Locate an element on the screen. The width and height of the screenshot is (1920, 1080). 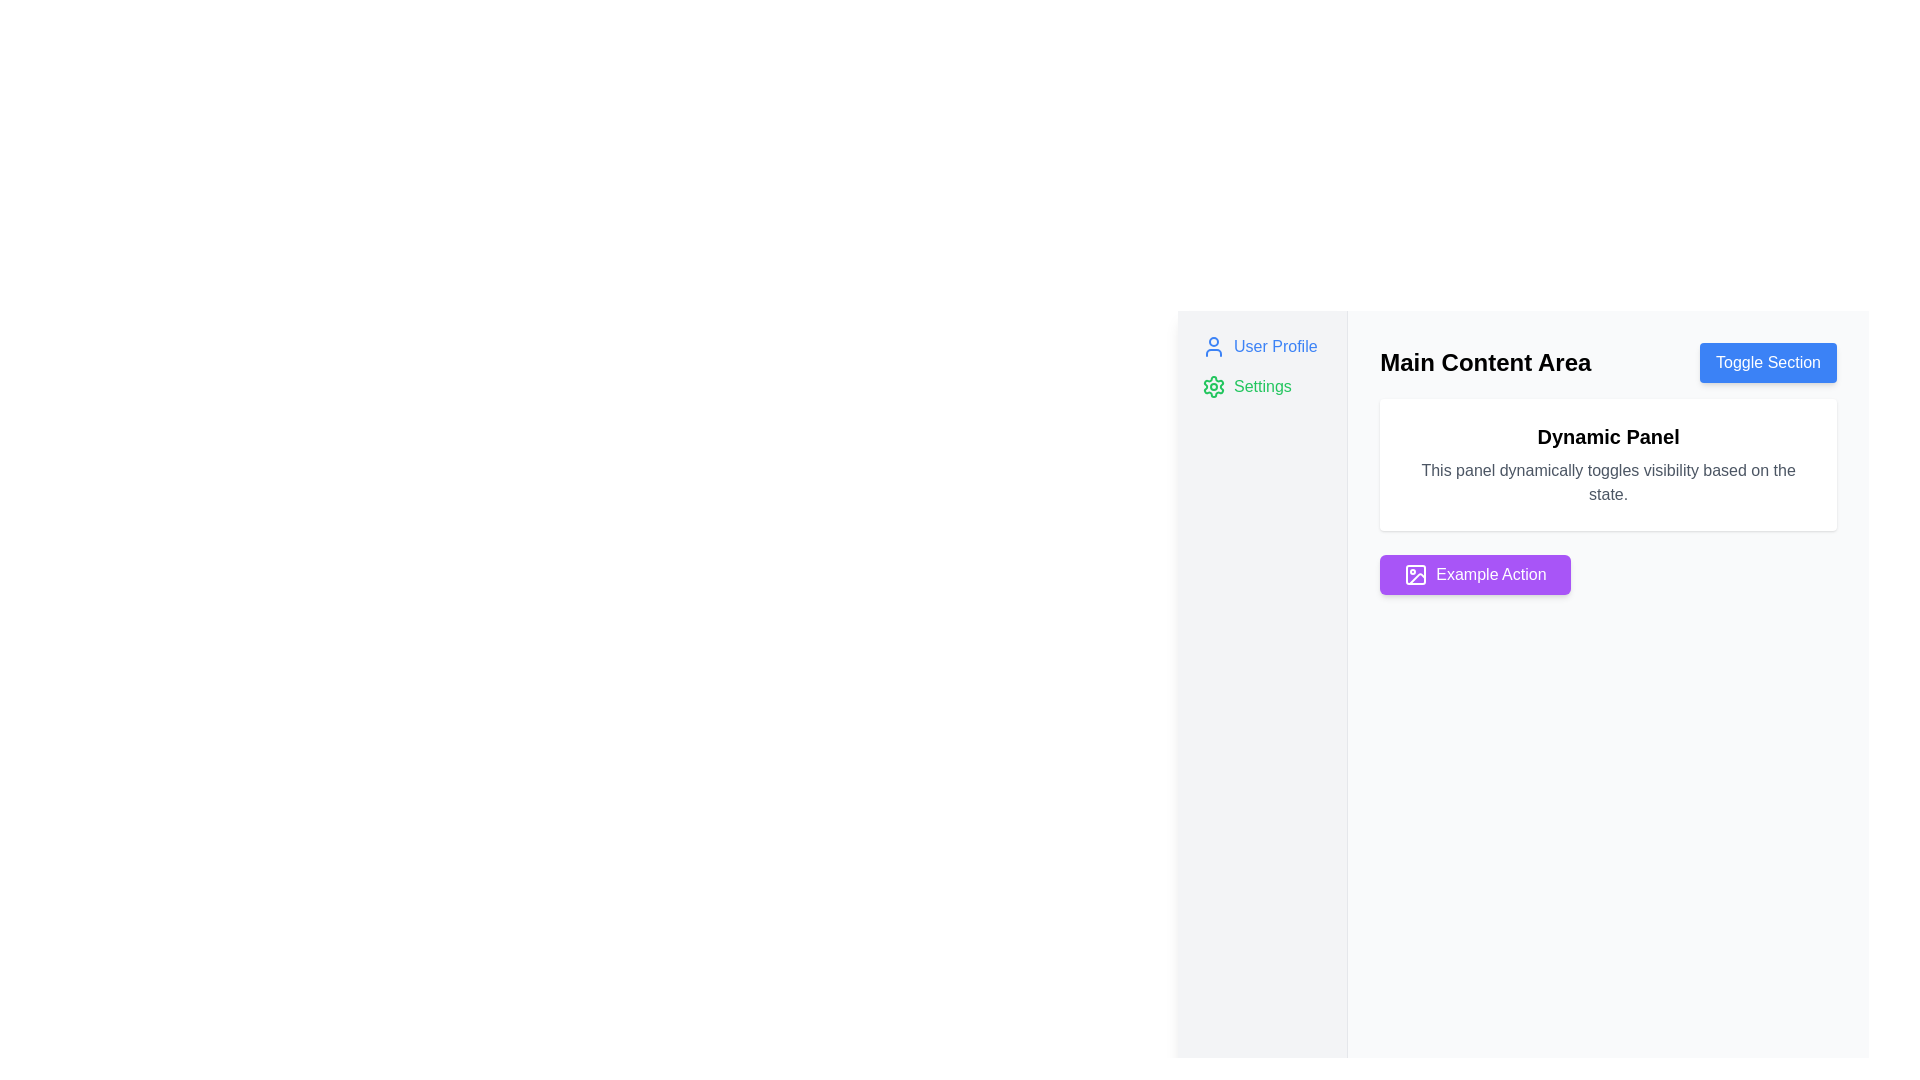
the Navigation link labeled 'User Profile Settings' in the left sidebar is located at coordinates (1261, 346).